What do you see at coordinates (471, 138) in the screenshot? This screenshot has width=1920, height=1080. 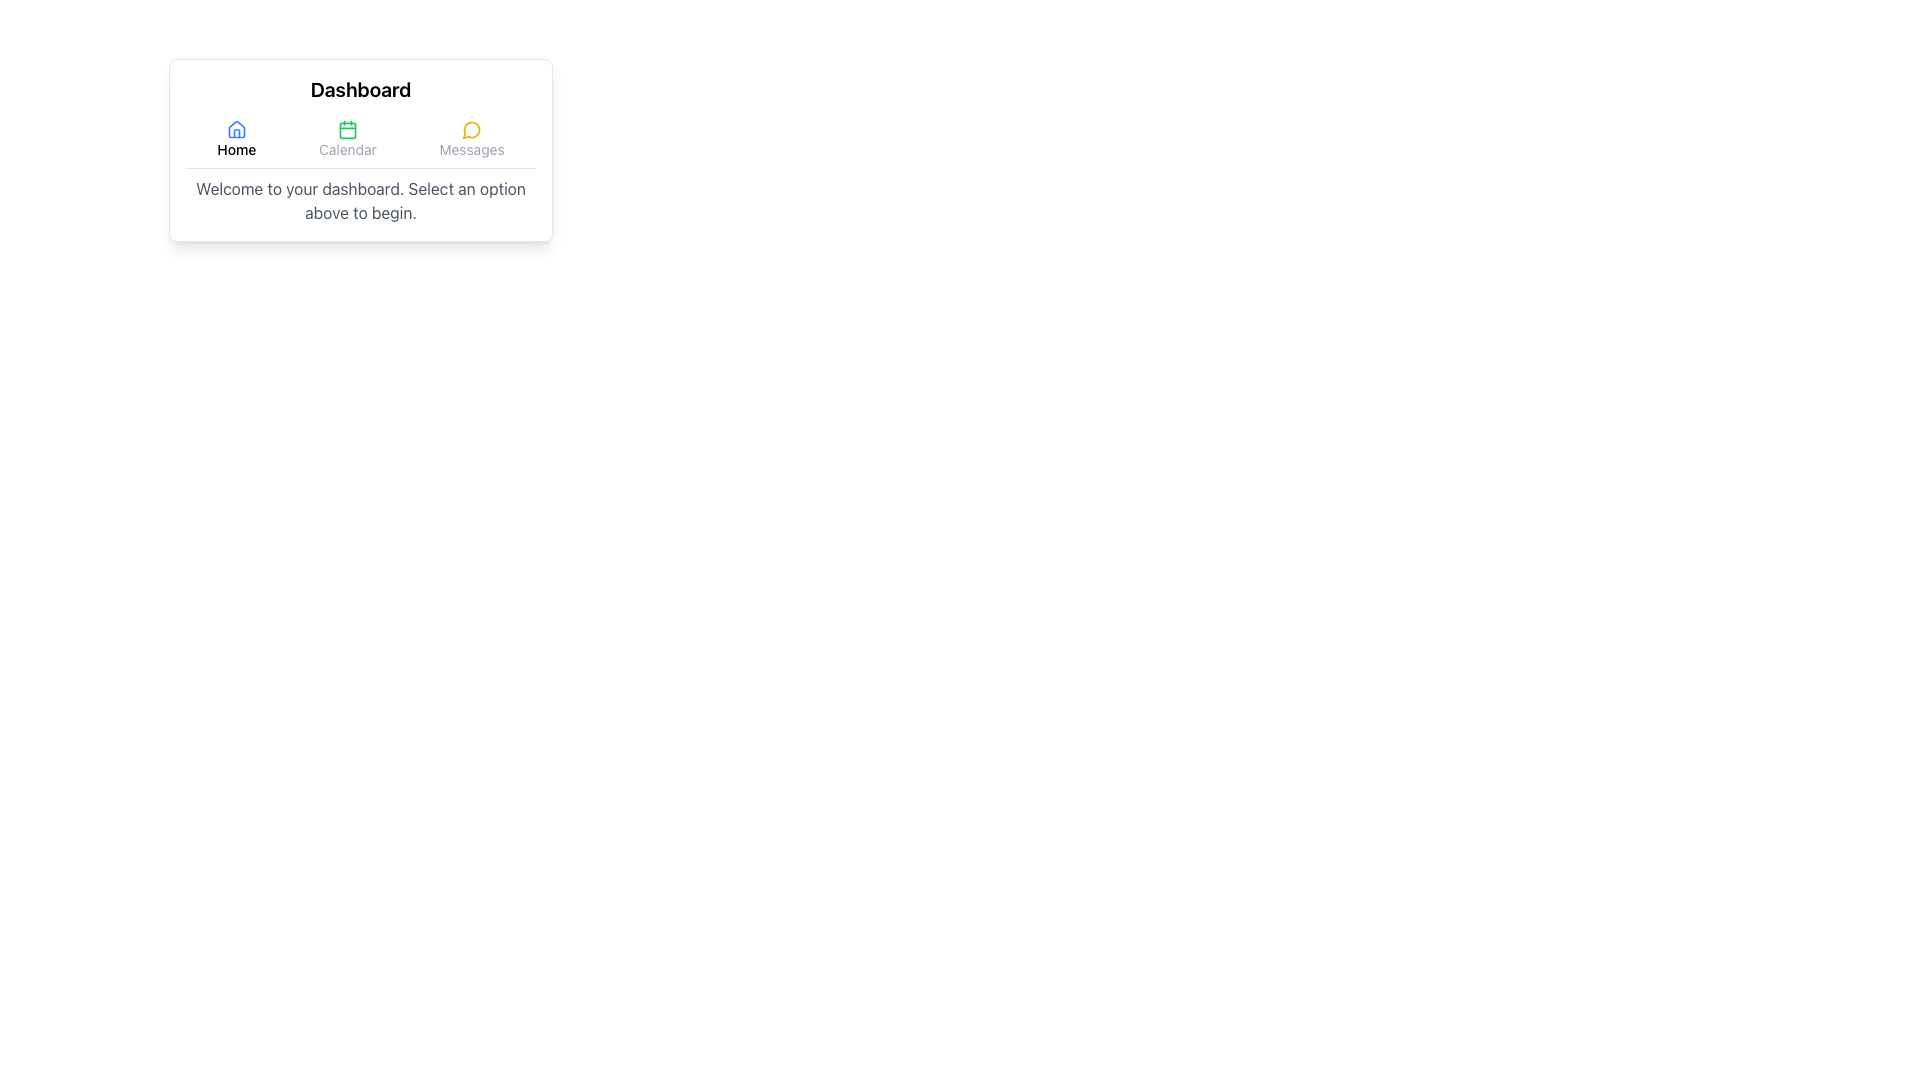 I see `the 'Messages' button with a speech bubble icon in the top-right part of the navigation bar` at bounding box center [471, 138].